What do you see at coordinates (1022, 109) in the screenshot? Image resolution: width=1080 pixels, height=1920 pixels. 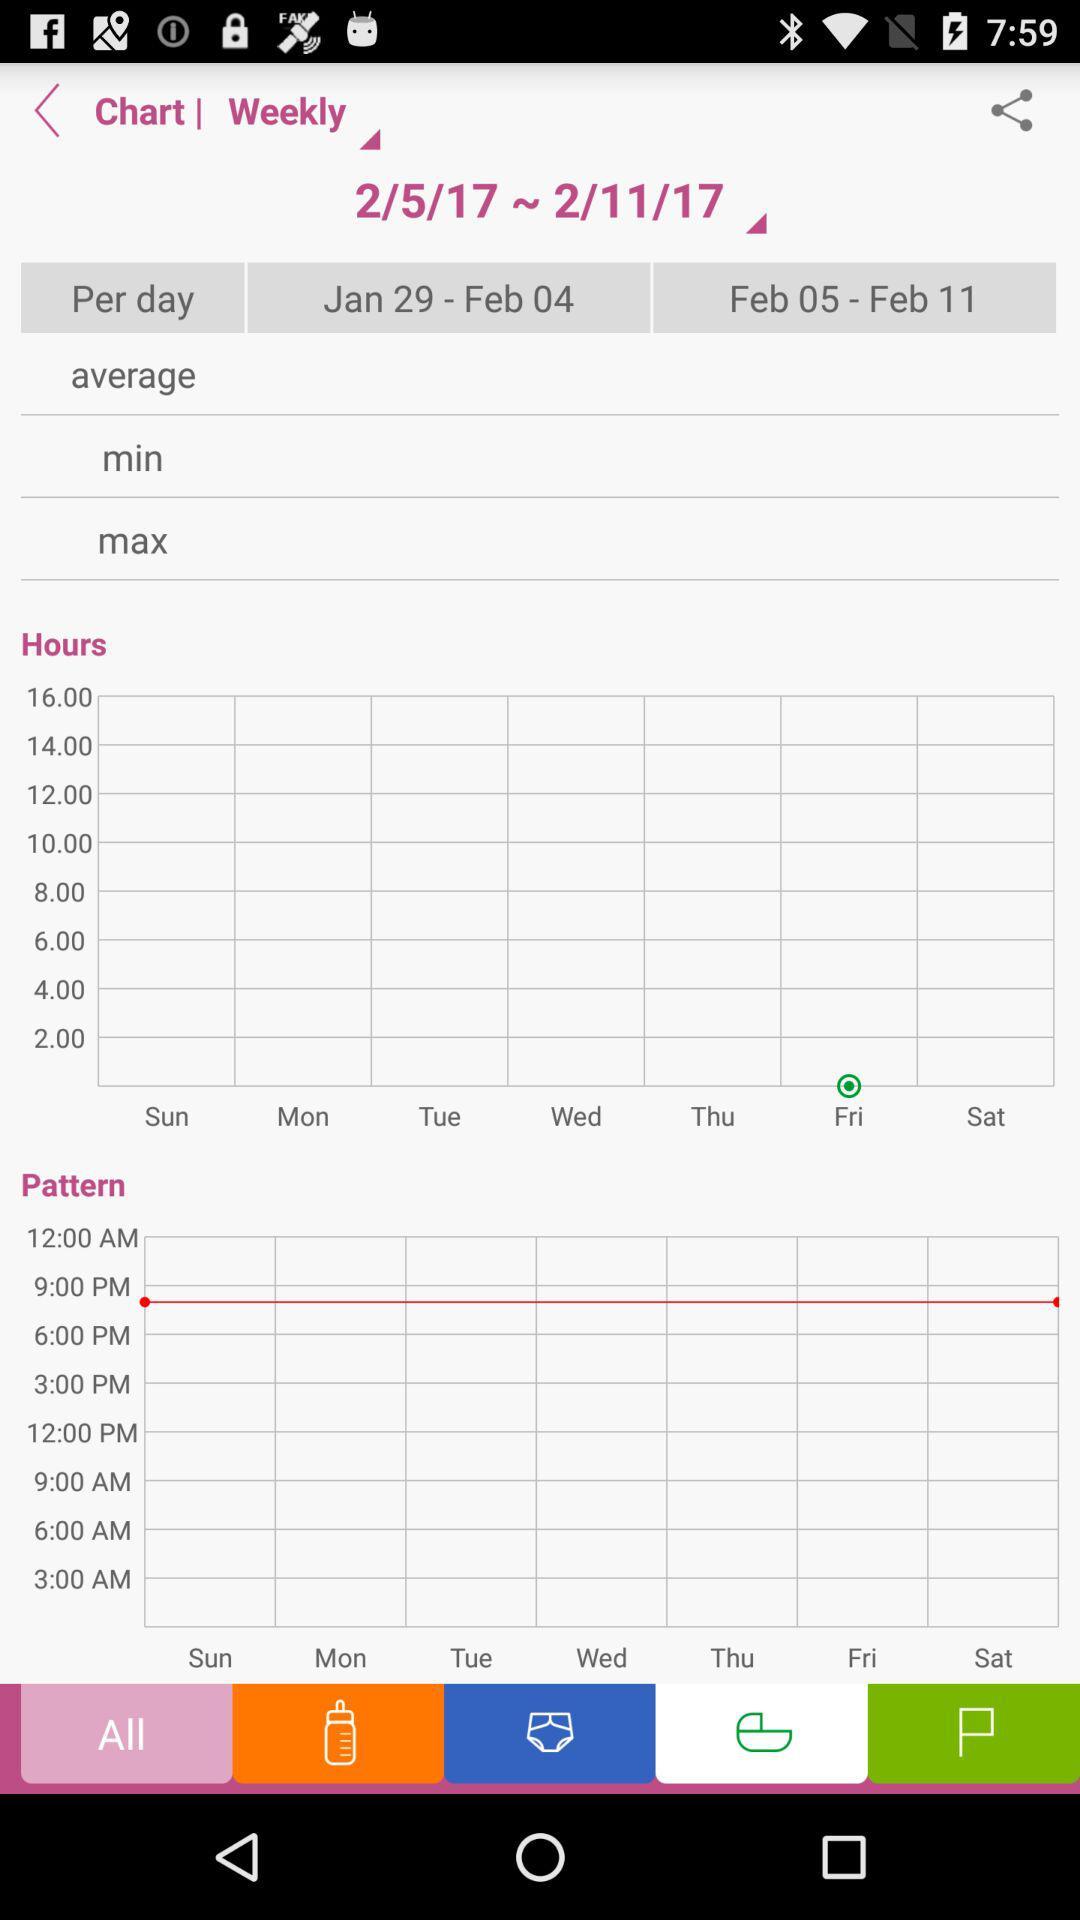 I see `share chart` at bounding box center [1022, 109].